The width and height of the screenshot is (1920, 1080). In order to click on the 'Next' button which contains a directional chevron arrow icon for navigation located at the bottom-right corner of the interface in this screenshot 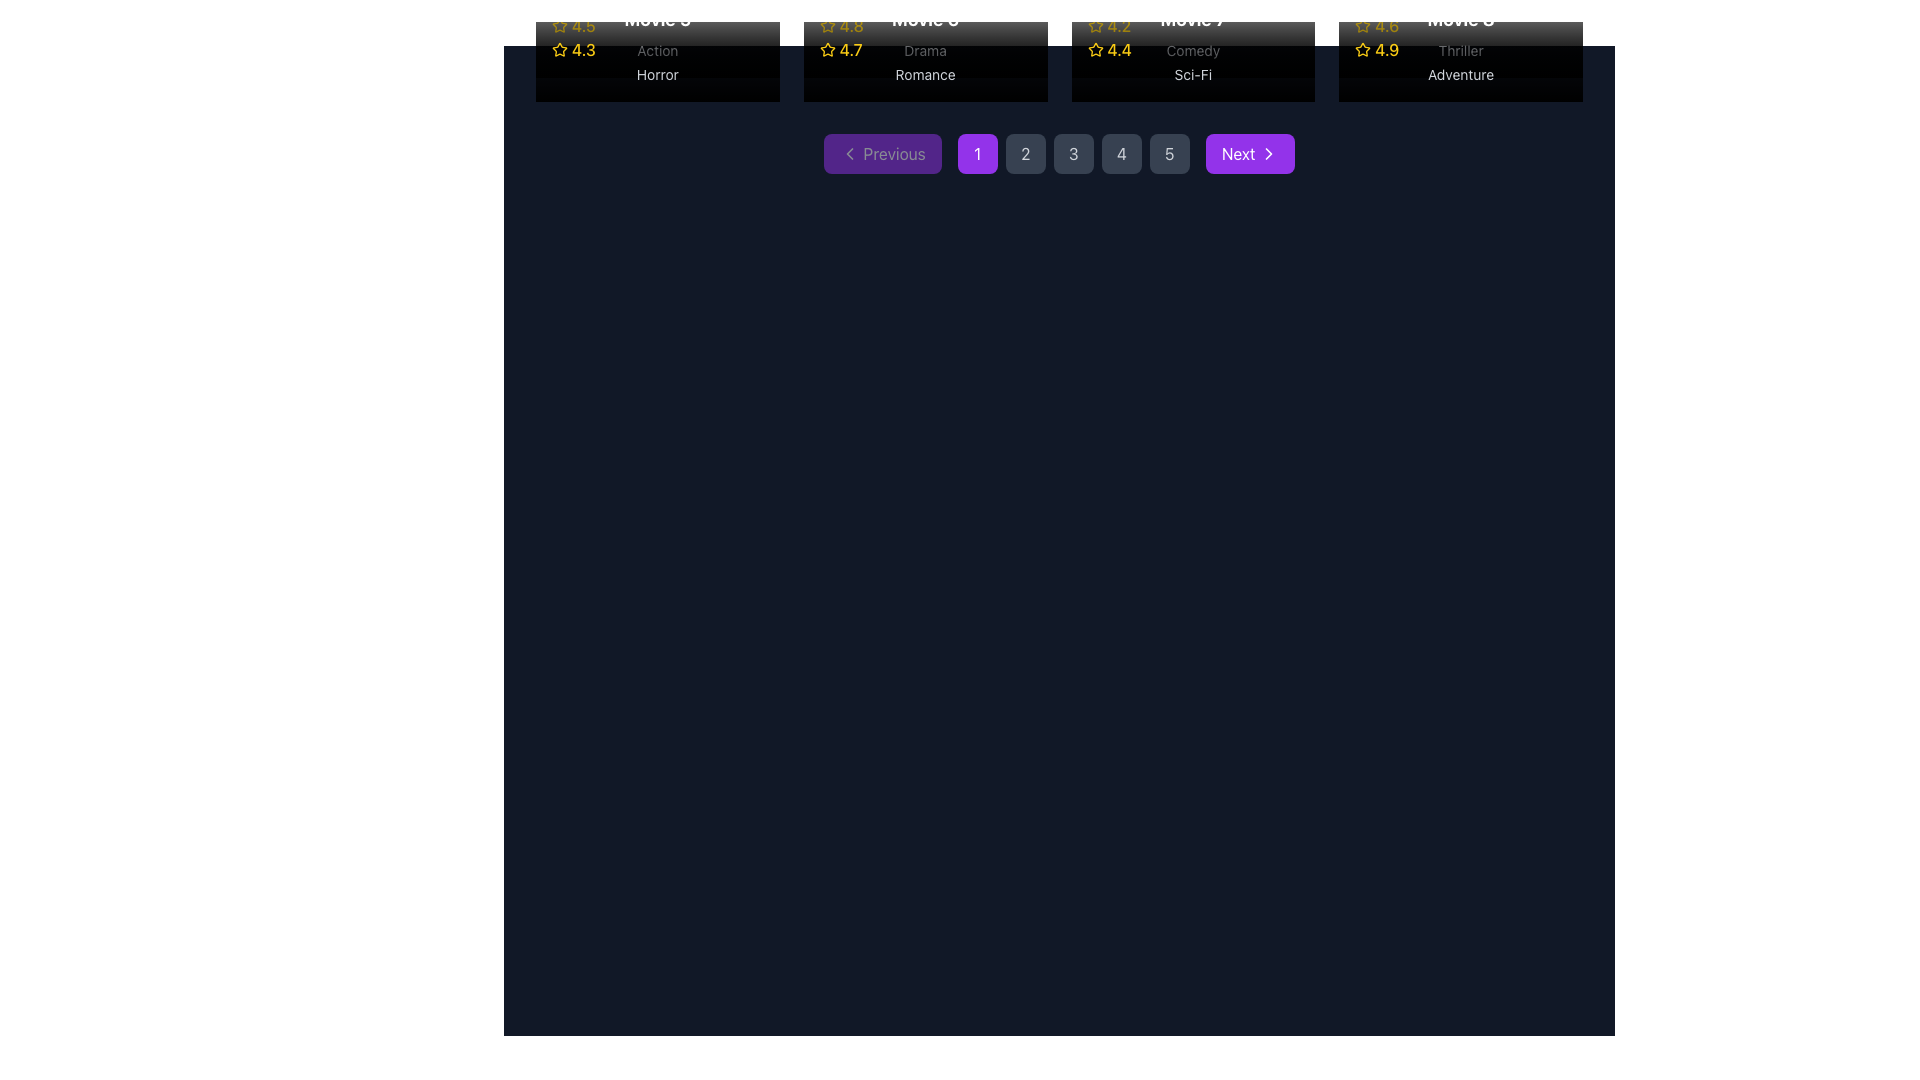, I will do `click(1267, 153)`.